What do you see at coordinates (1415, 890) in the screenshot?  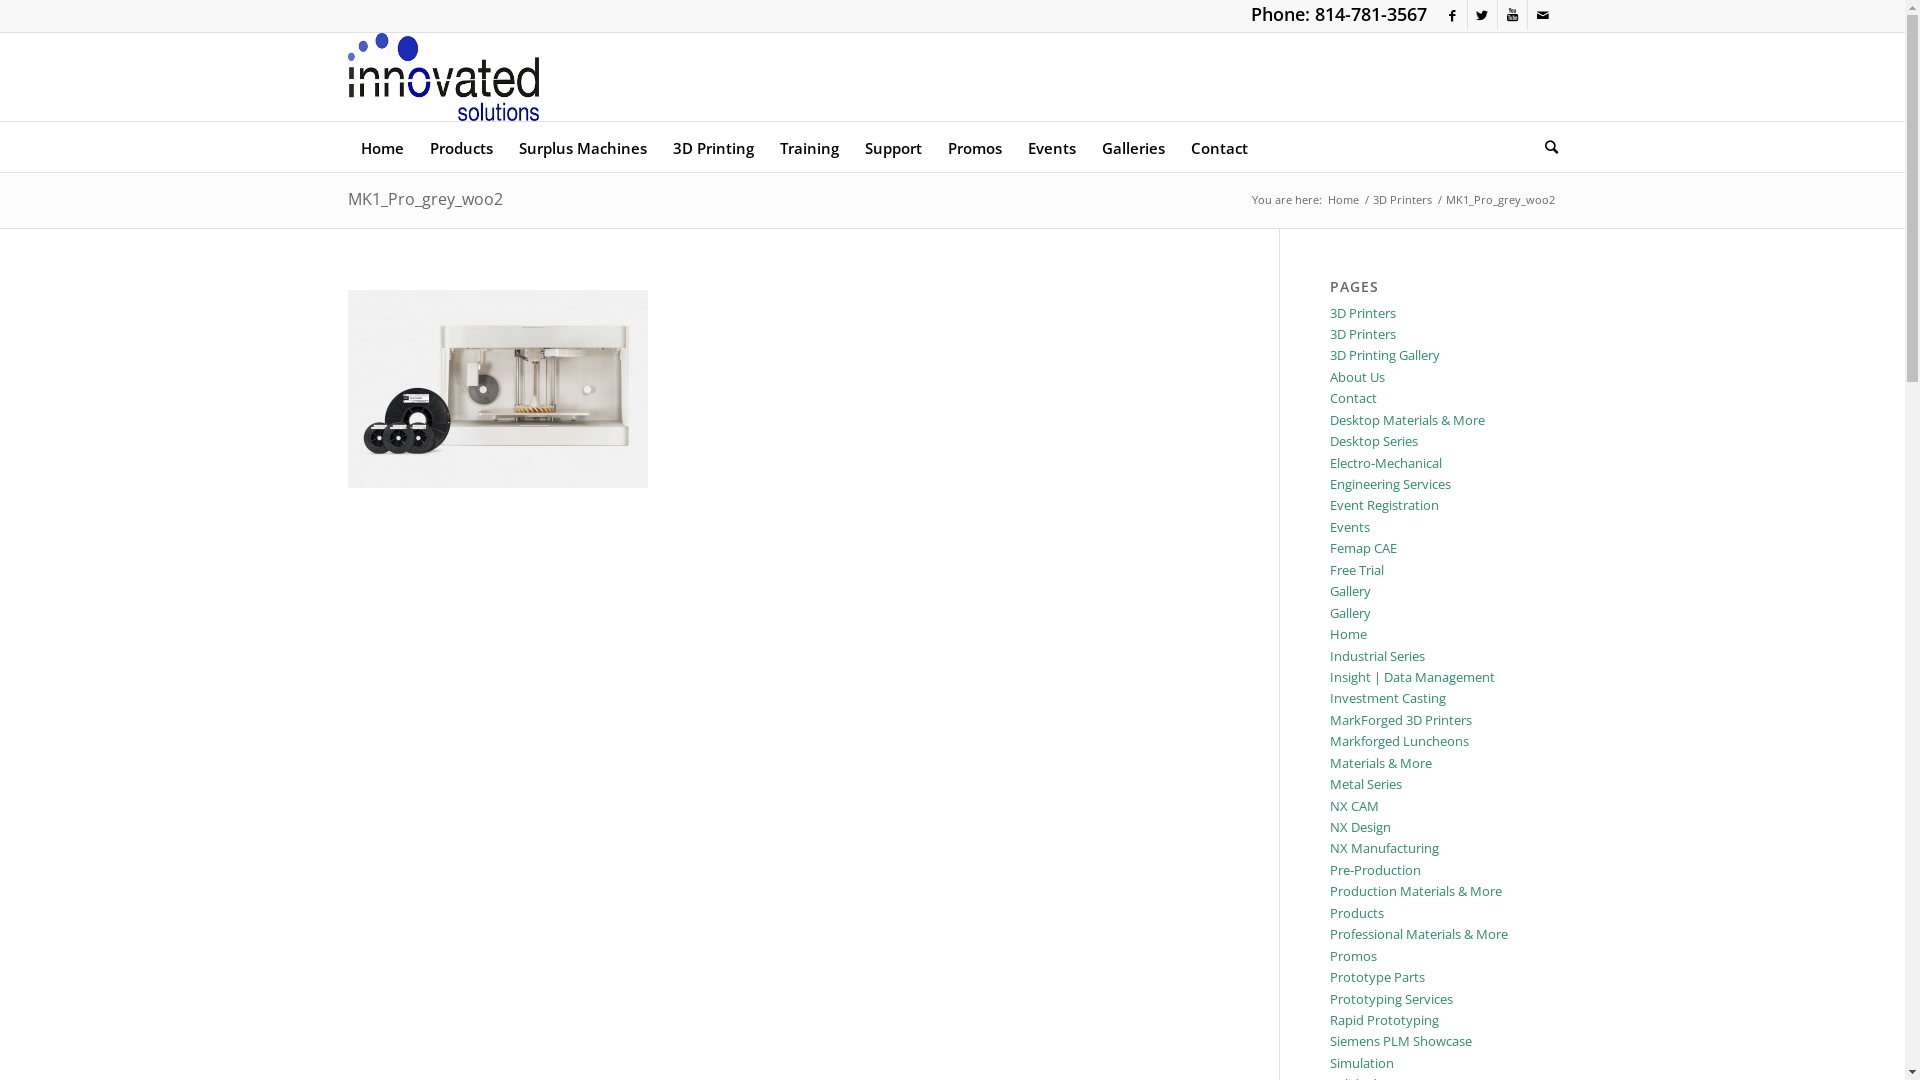 I see `'Production Materials & More'` at bounding box center [1415, 890].